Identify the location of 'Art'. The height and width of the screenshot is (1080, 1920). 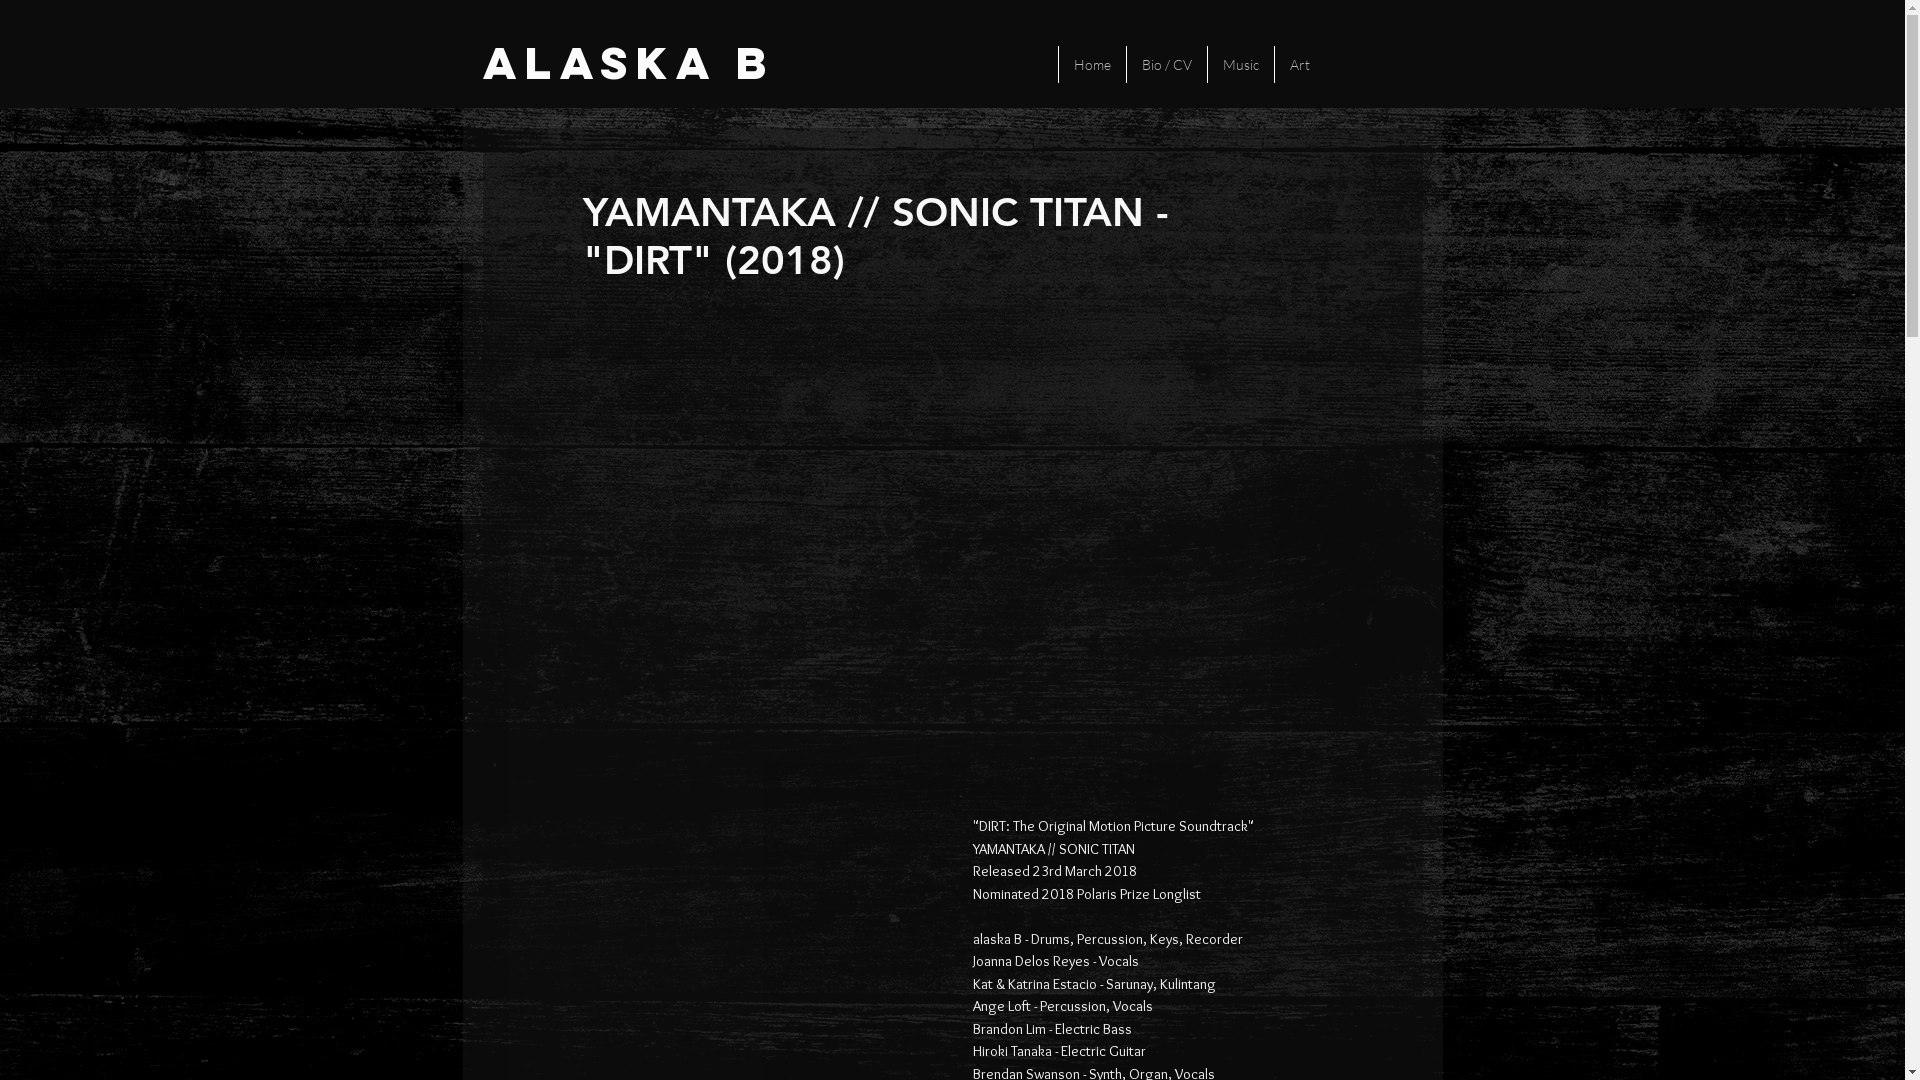
(1272, 63).